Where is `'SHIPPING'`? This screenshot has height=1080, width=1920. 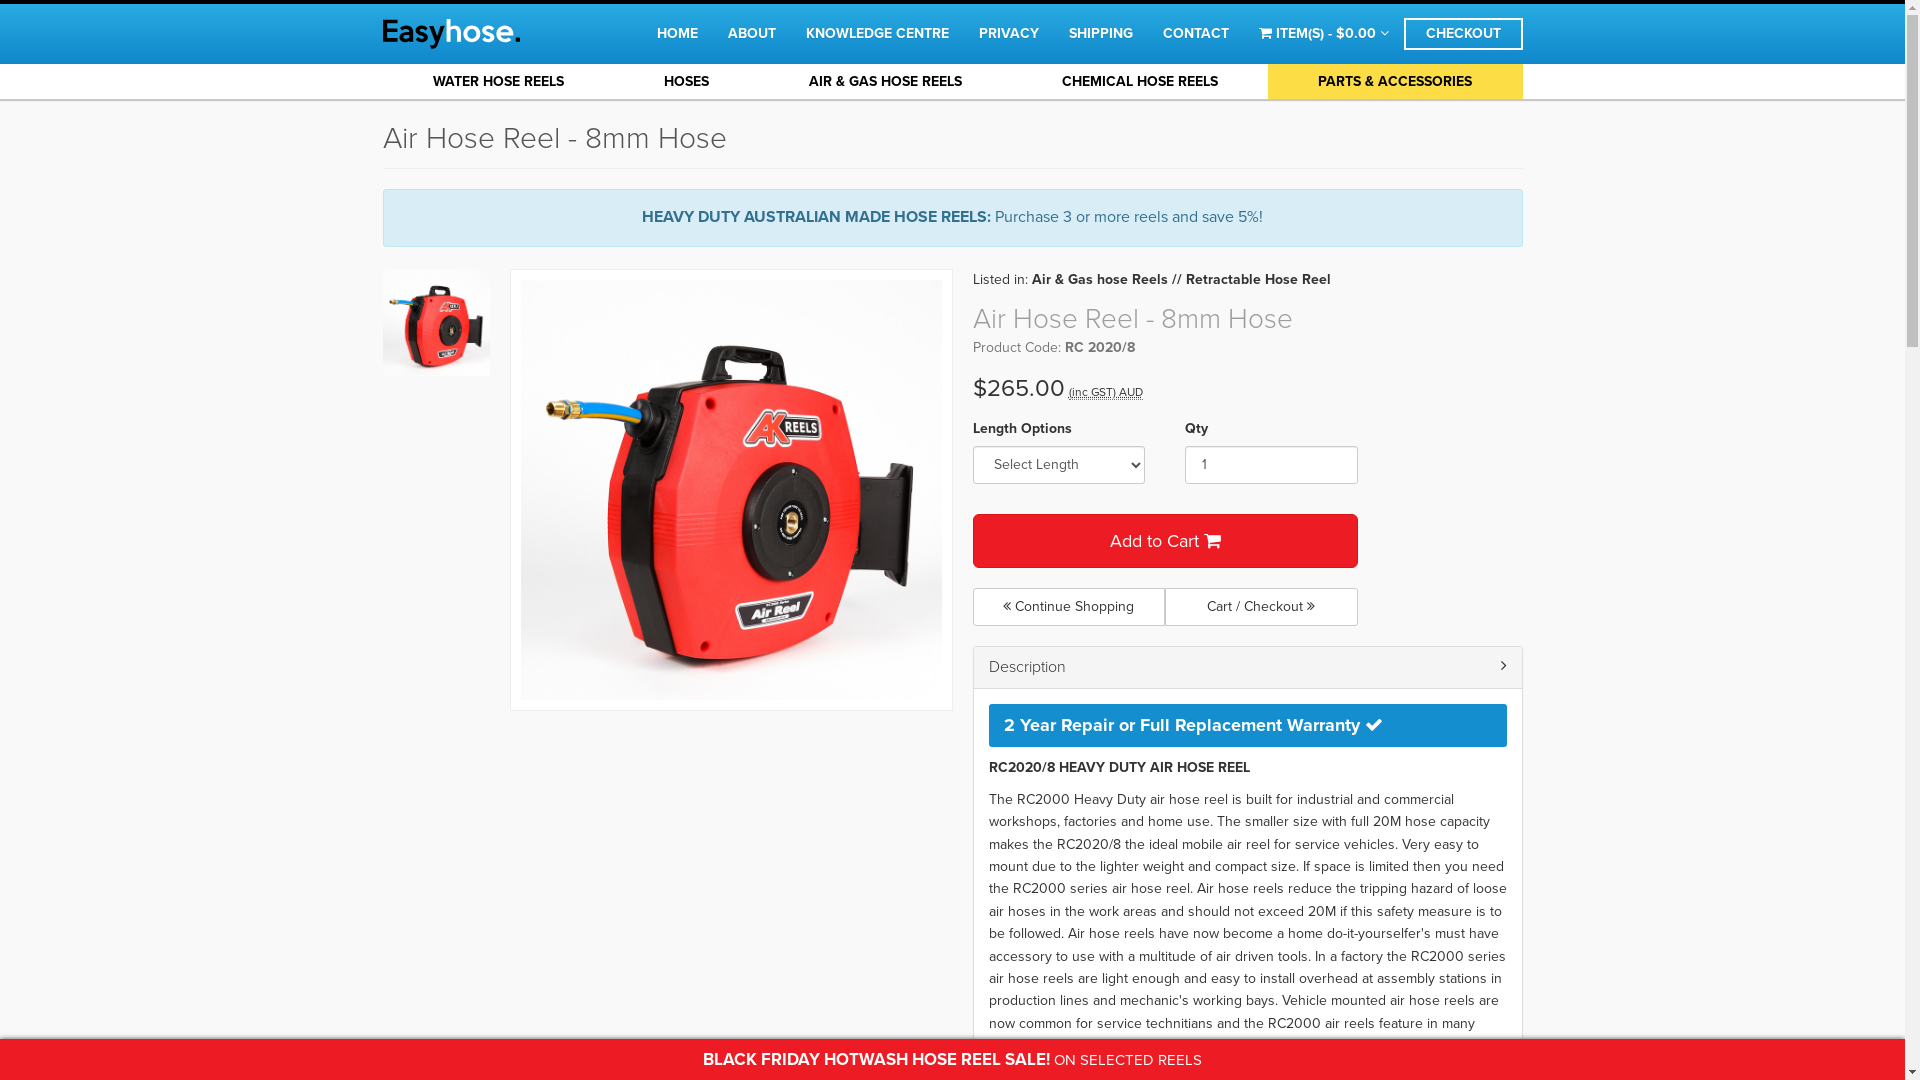 'SHIPPING' is located at coordinates (1099, 34).